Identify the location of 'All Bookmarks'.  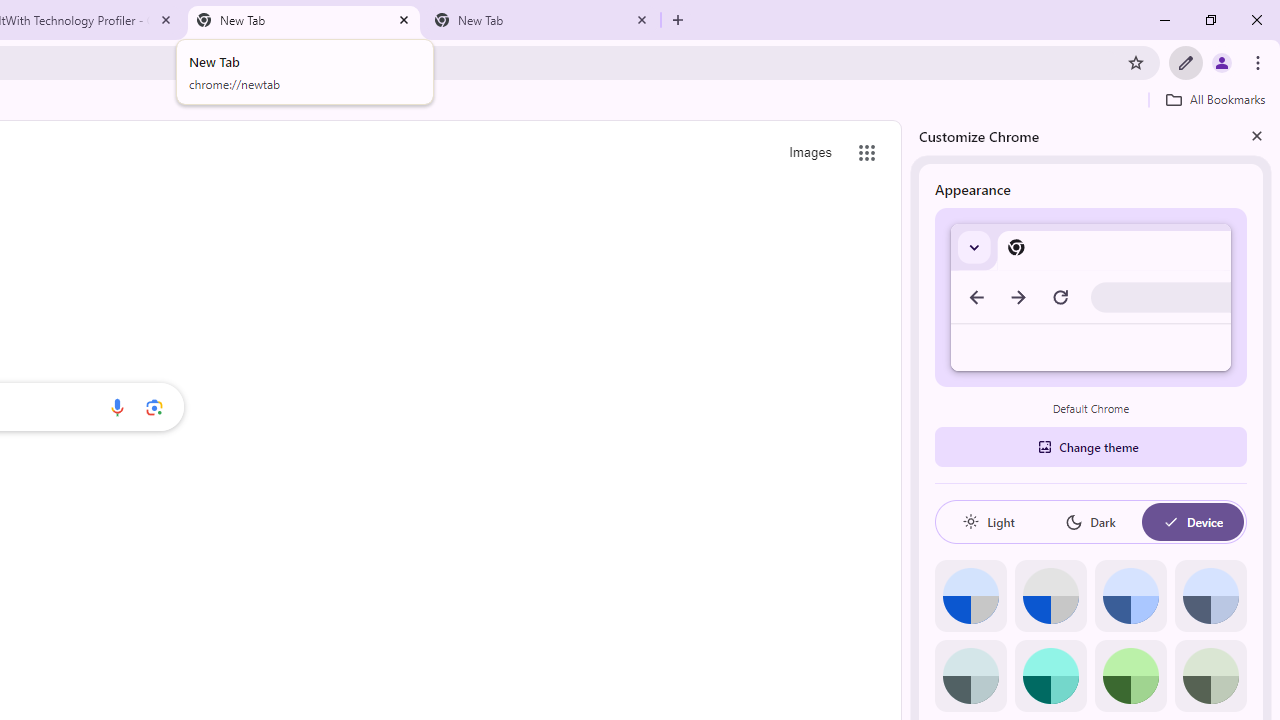
(1214, 99).